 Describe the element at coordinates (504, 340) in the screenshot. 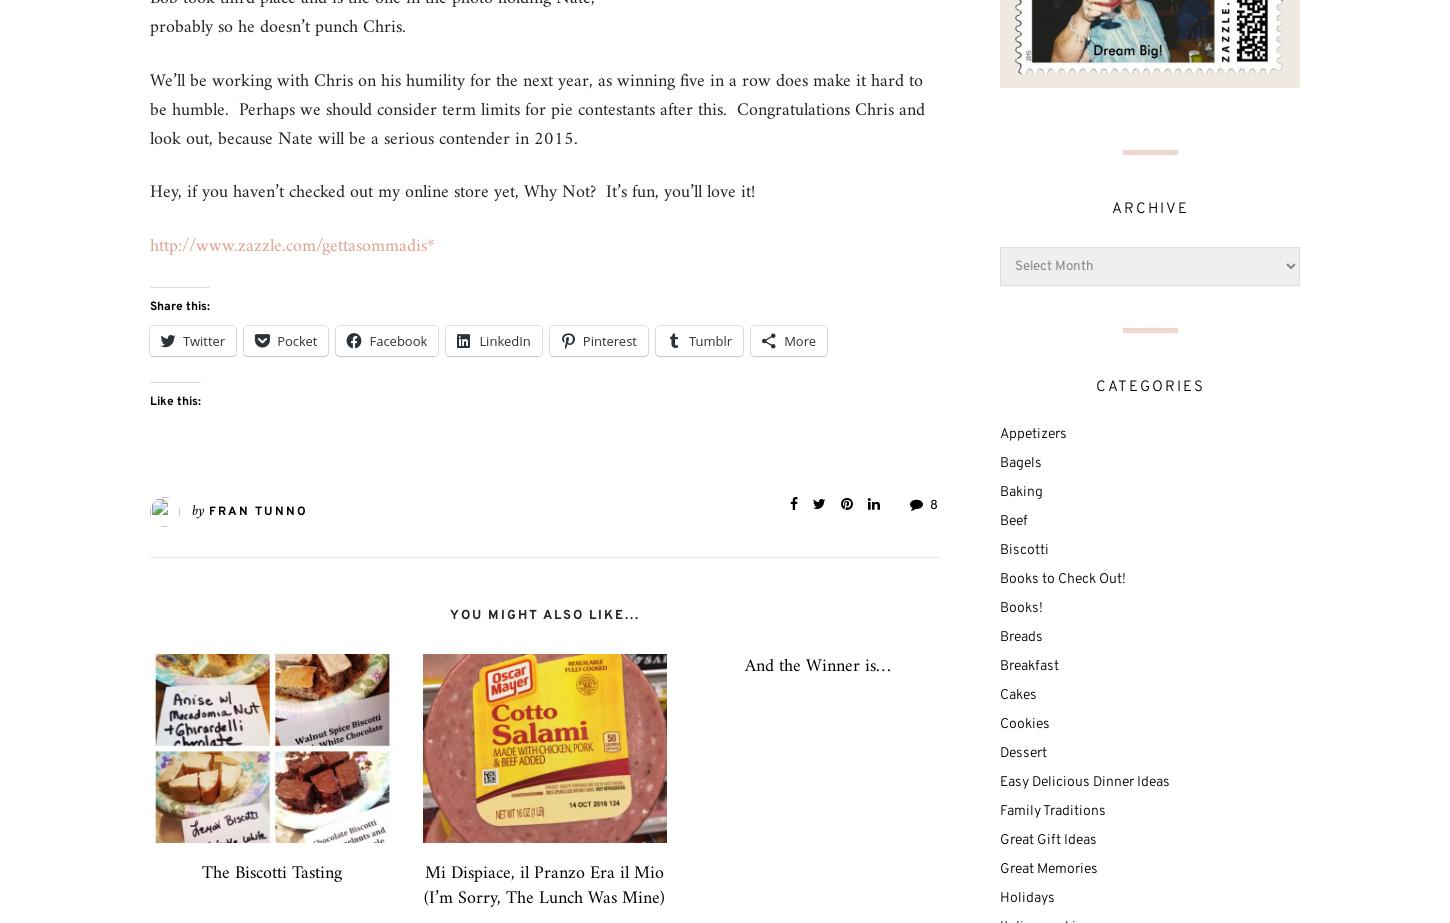

I see `'LinkedIn'` at that location.